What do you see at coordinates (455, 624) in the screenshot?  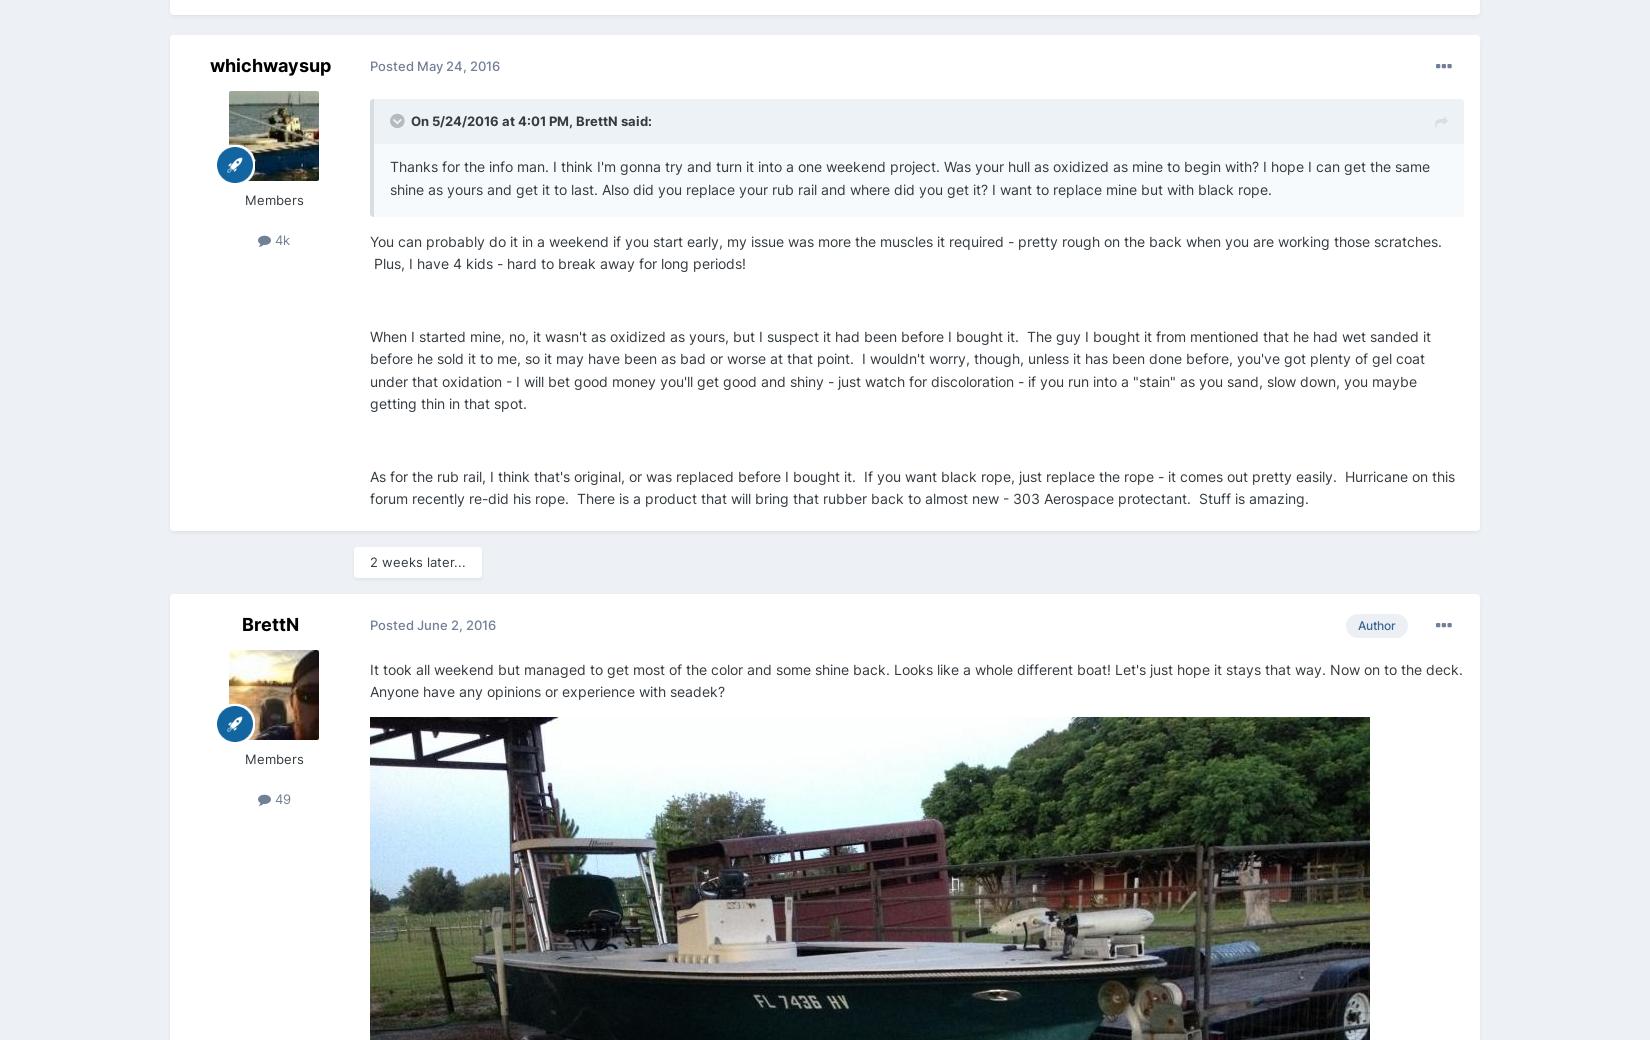 I see `'June 2, 2016'` at bounding box center [455, 624].